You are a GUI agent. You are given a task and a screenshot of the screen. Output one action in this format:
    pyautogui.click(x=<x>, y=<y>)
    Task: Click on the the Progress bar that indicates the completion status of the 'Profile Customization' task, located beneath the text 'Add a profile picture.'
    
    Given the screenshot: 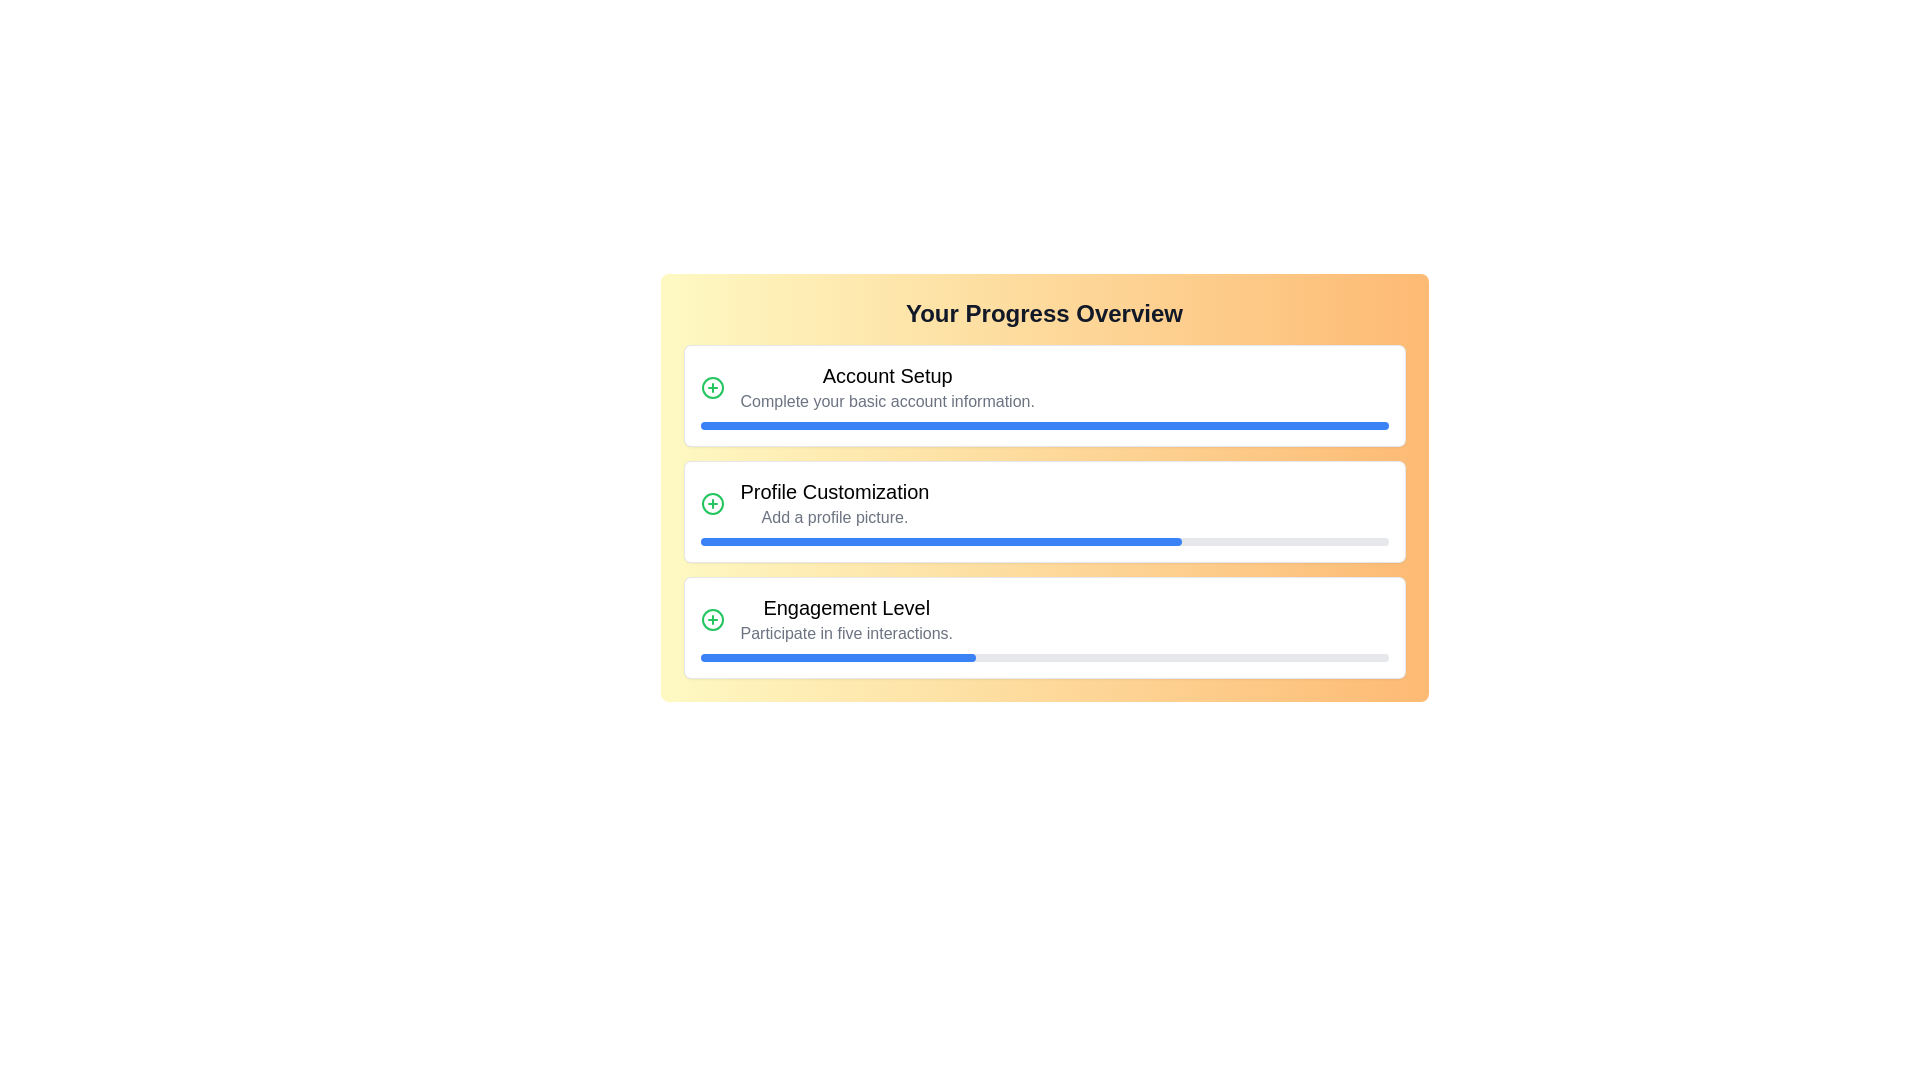 What is the action you would take?
    pyautogui.click(x=1043, y=542)
    